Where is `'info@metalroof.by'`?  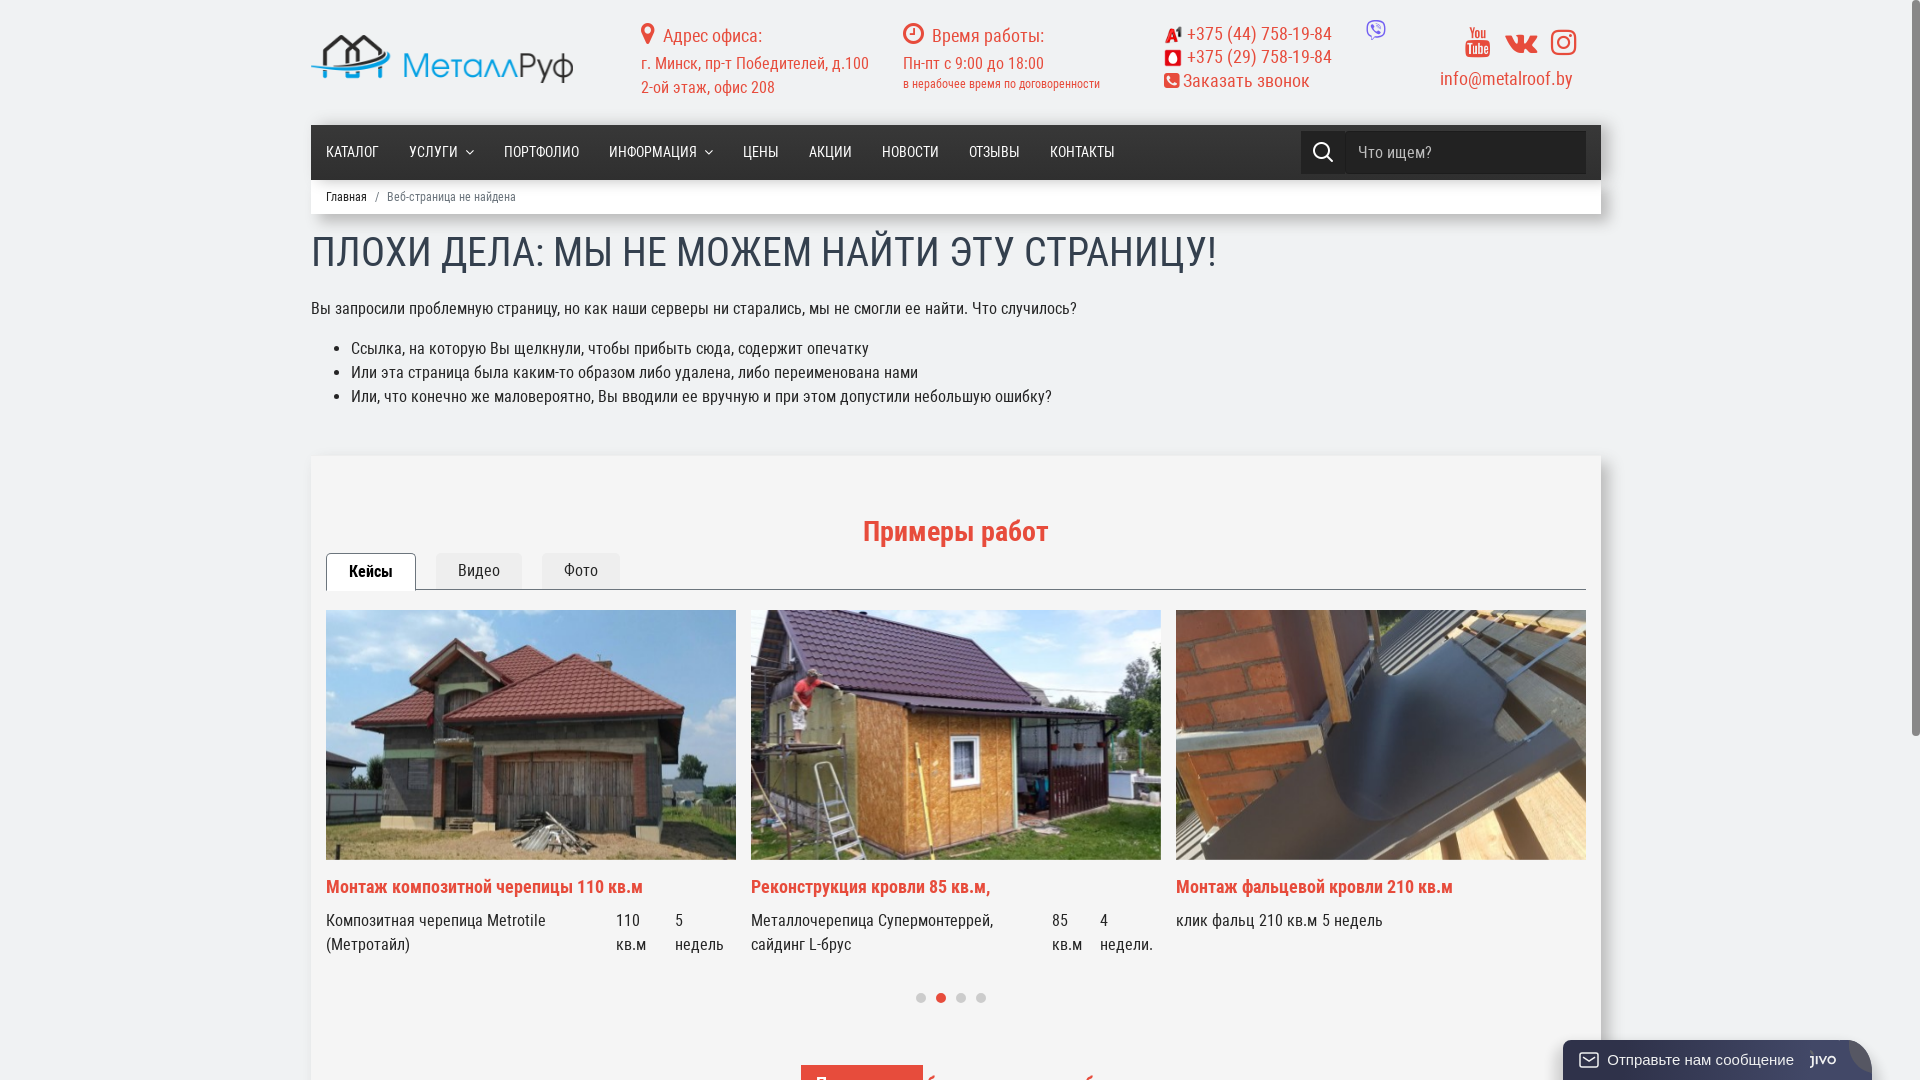
'info@metalroof.by' is located at coordinates (1440, 77).